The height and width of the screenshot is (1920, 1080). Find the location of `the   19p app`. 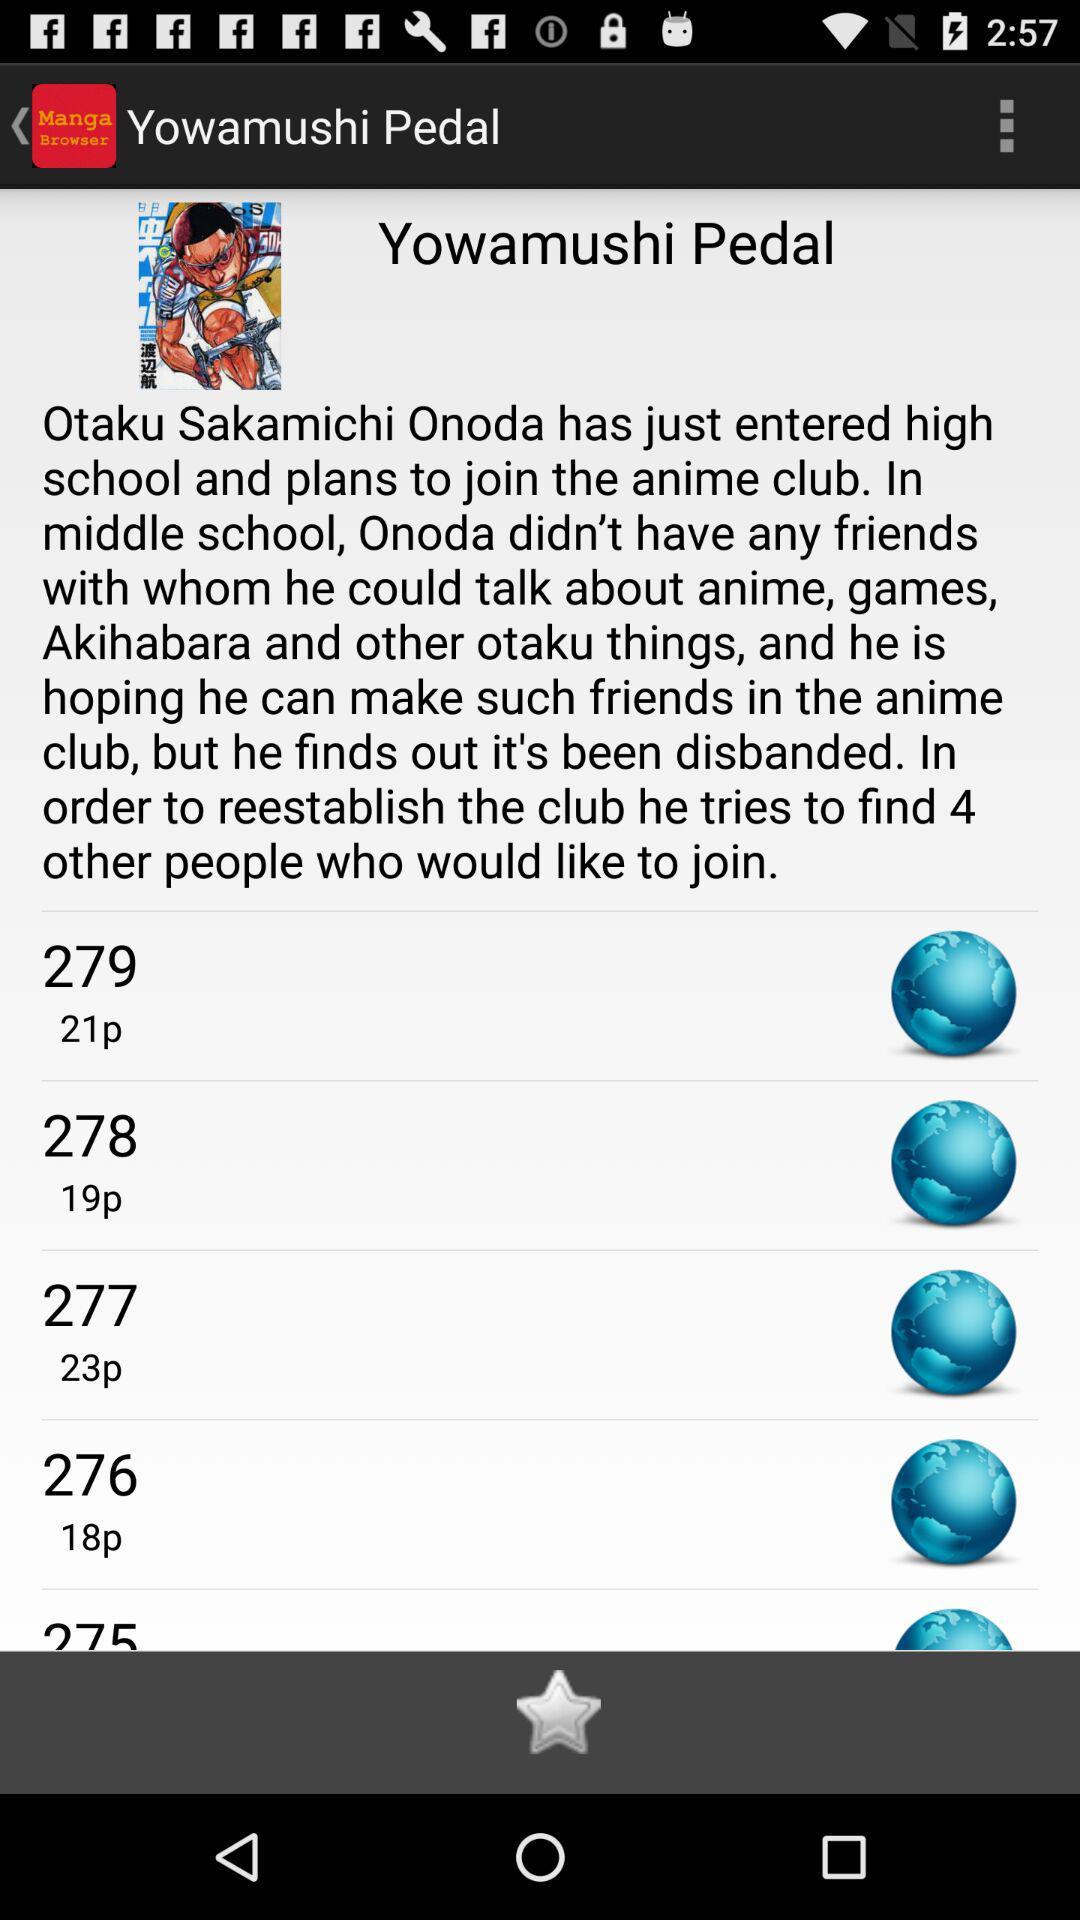

the   19p app is located at coordinates (81, 1196).